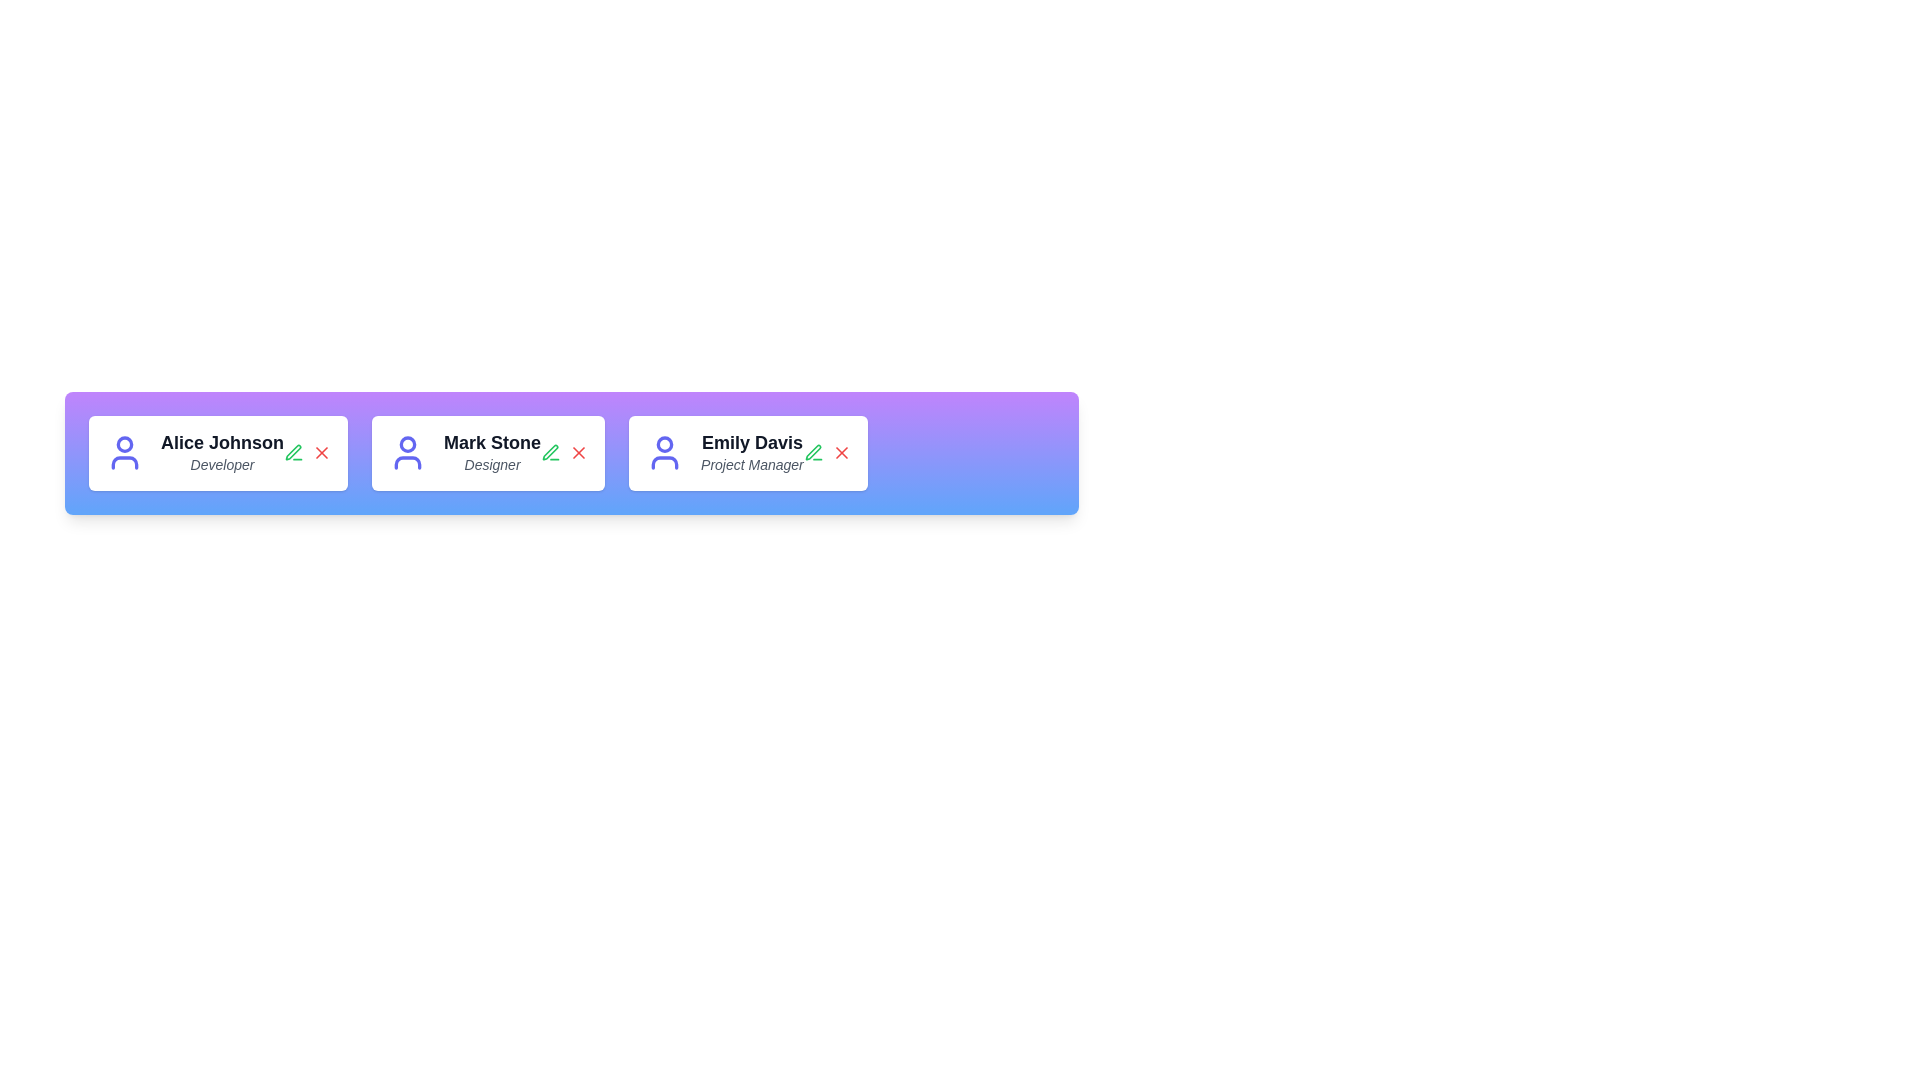 The height and width of the screenshot is (1080, 1920). What do you see at coordinates (488, 453) in the screenshot?
I see `the profile card of Mark Stone to view their information` at bounding box center [488, 453].